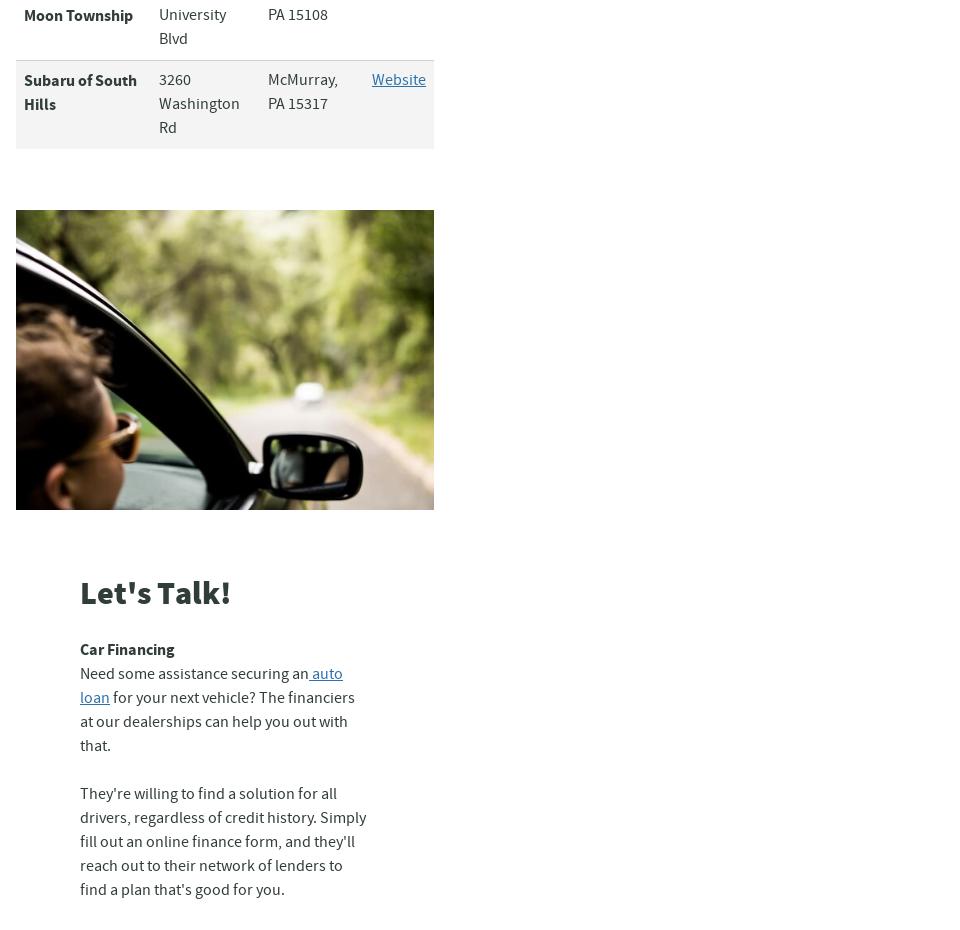  I want to click on '3260 Washington Rd', so click(157, 104).